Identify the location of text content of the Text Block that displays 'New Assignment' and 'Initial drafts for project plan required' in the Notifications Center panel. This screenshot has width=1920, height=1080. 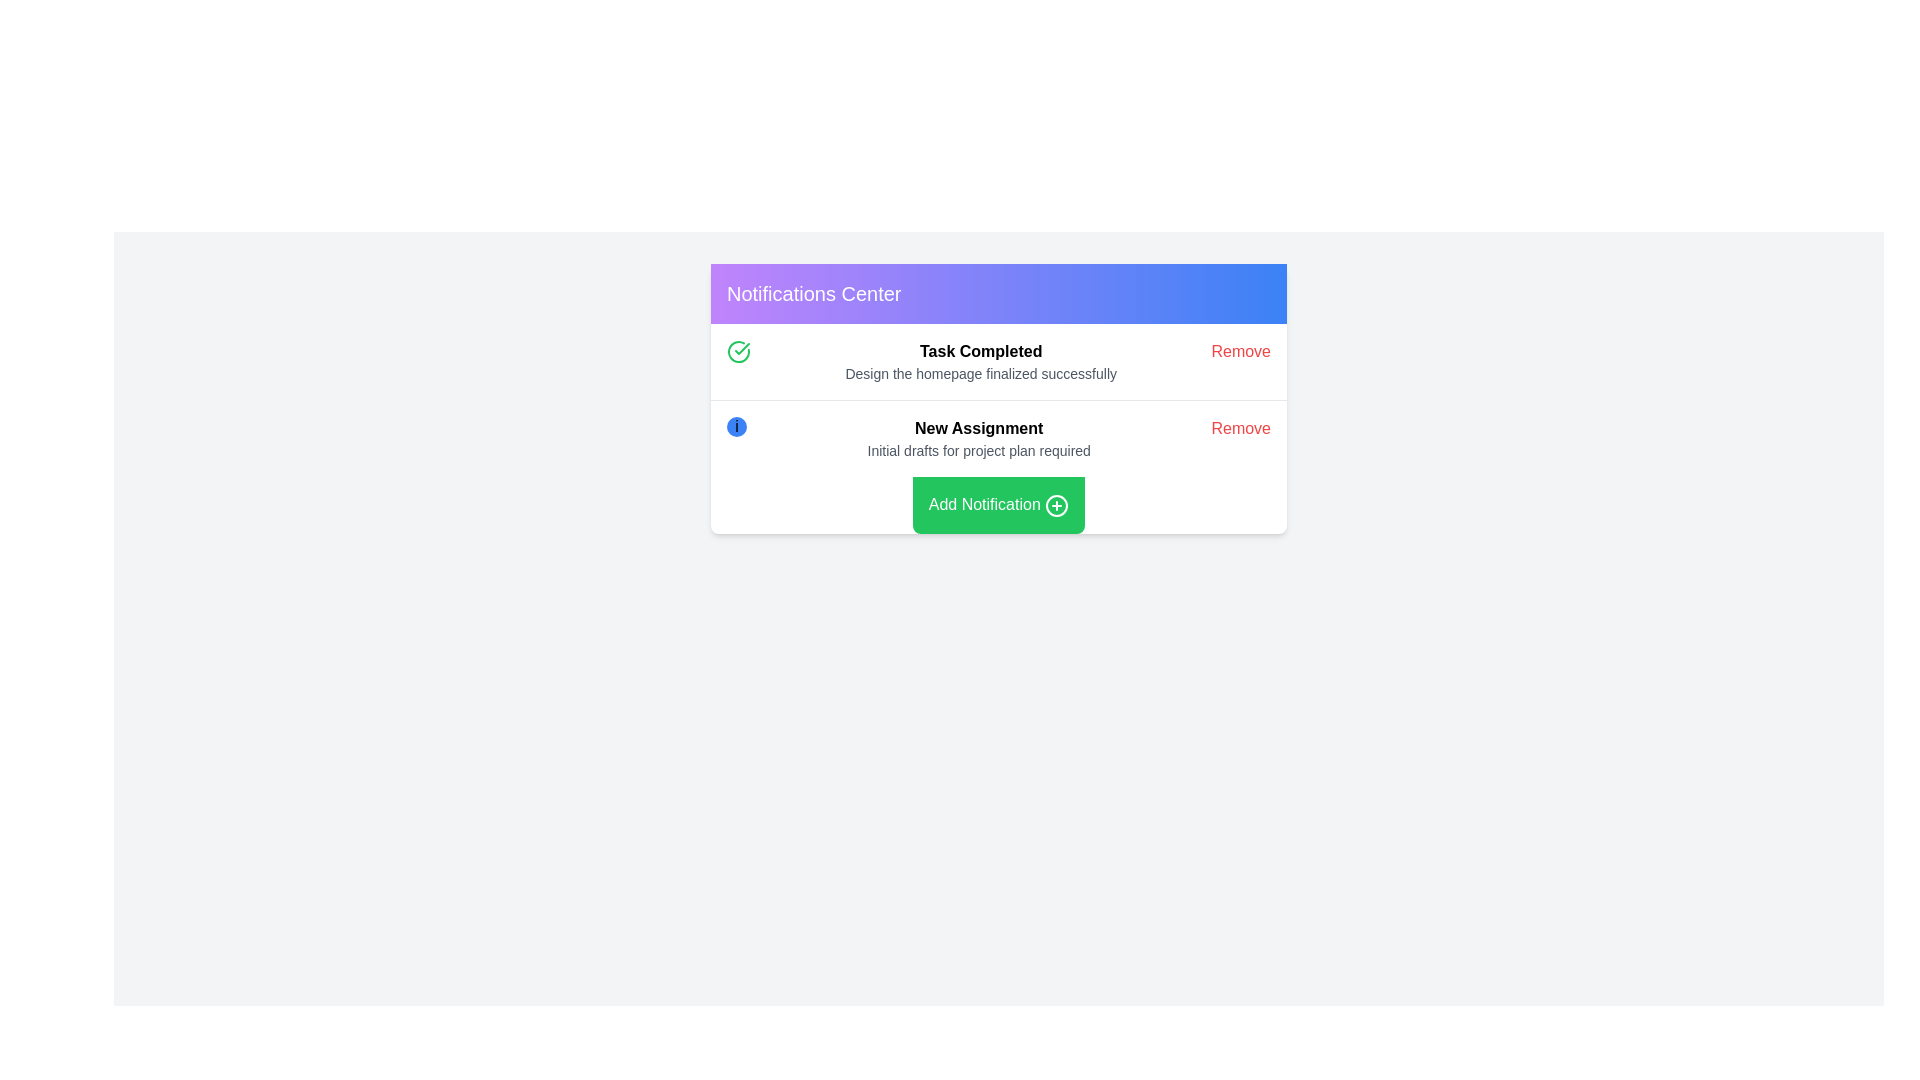
(979, 438).